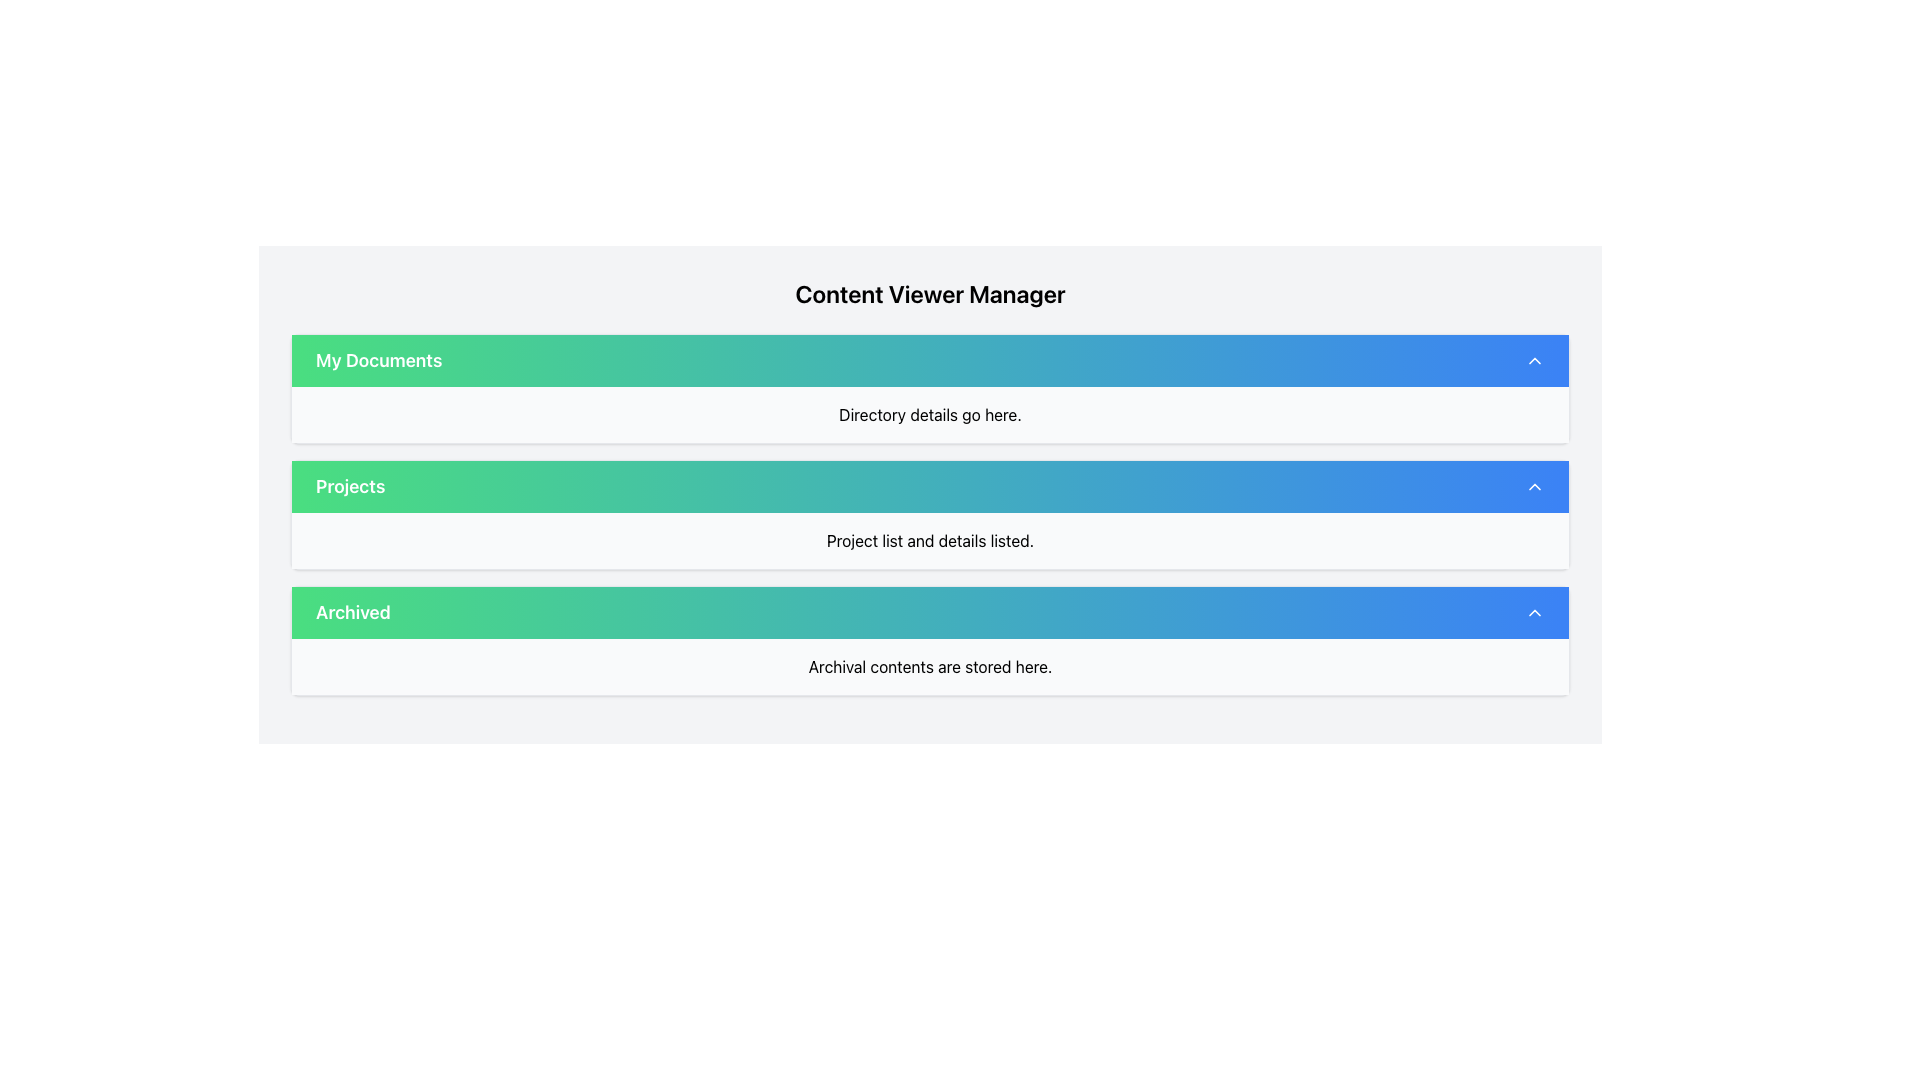 This screenshot has height=1080, width=1920. I want to click on the text label 'Content Viewer Manager' which is displayed in a large, bold font at the top of the panel with a light gray background, so click(929, 293).